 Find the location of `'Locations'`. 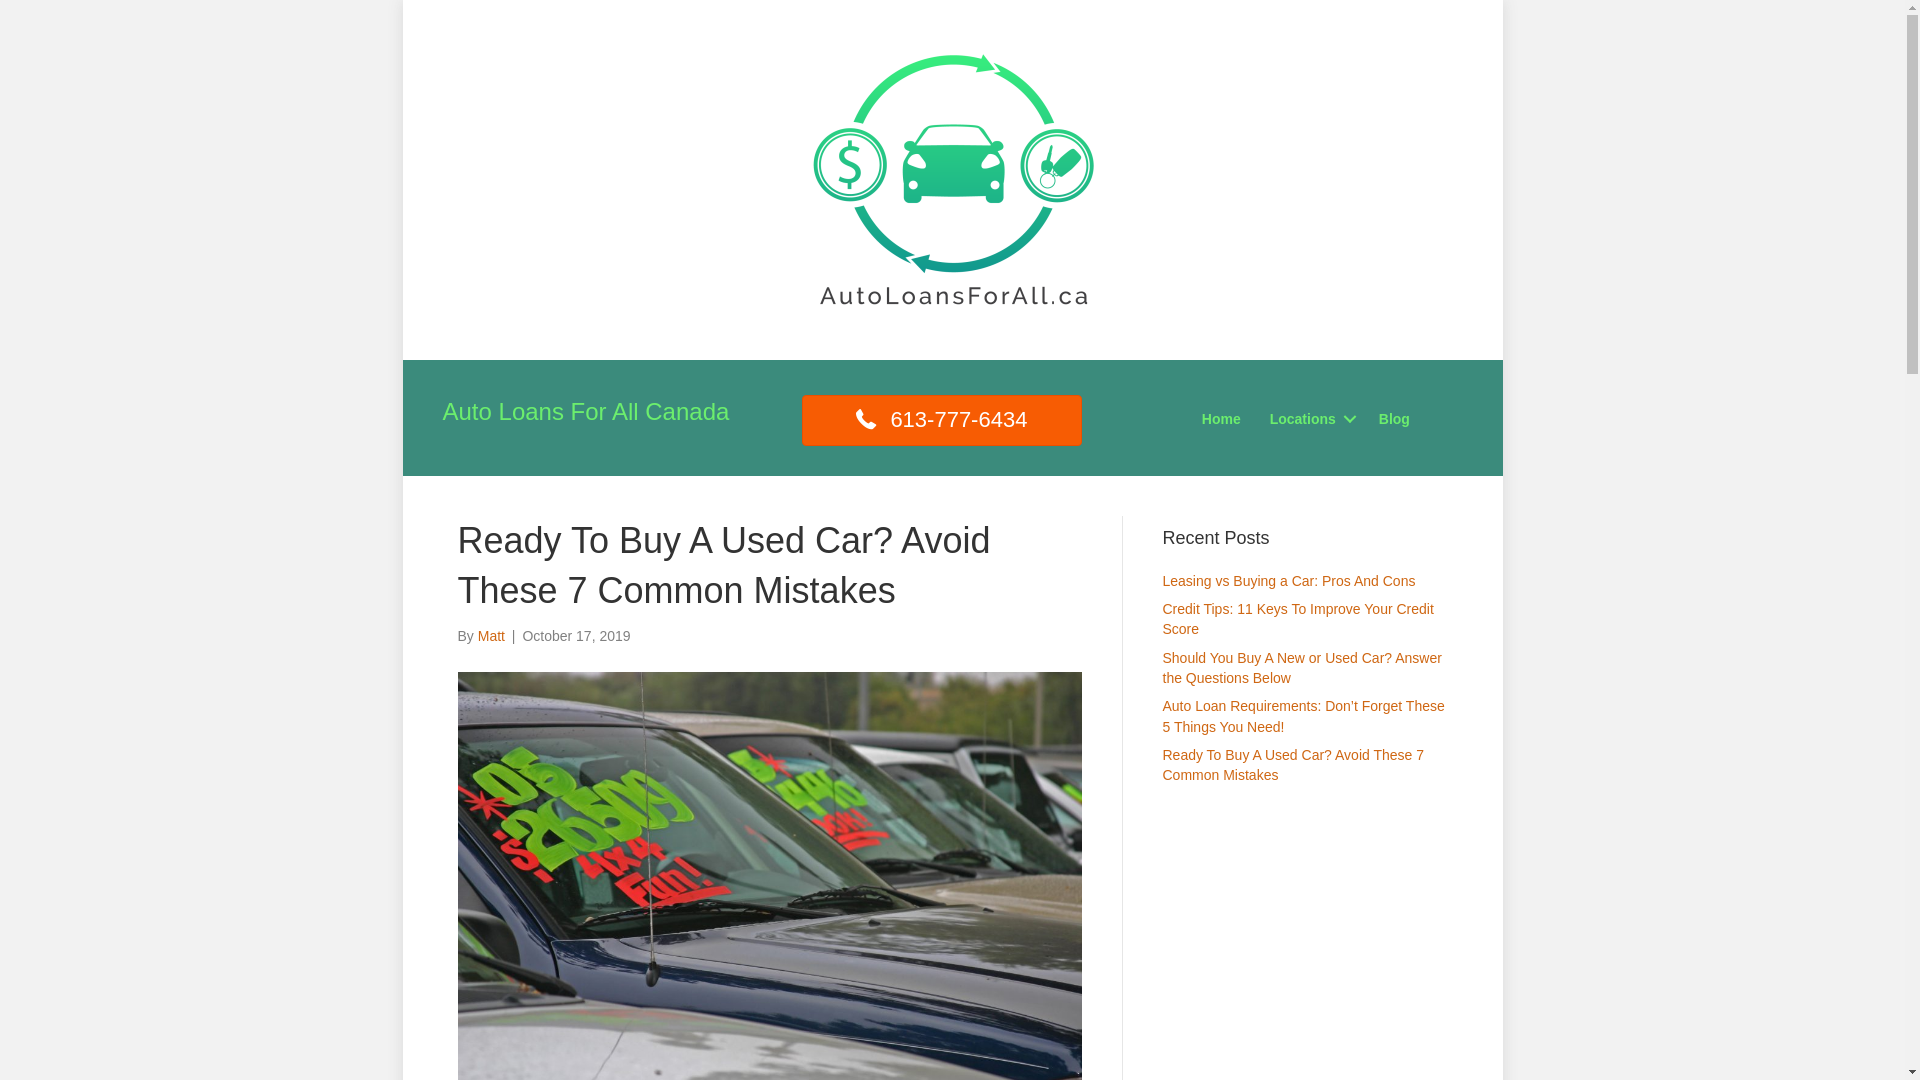

'Locations' is located at coordinates (1310, 418).